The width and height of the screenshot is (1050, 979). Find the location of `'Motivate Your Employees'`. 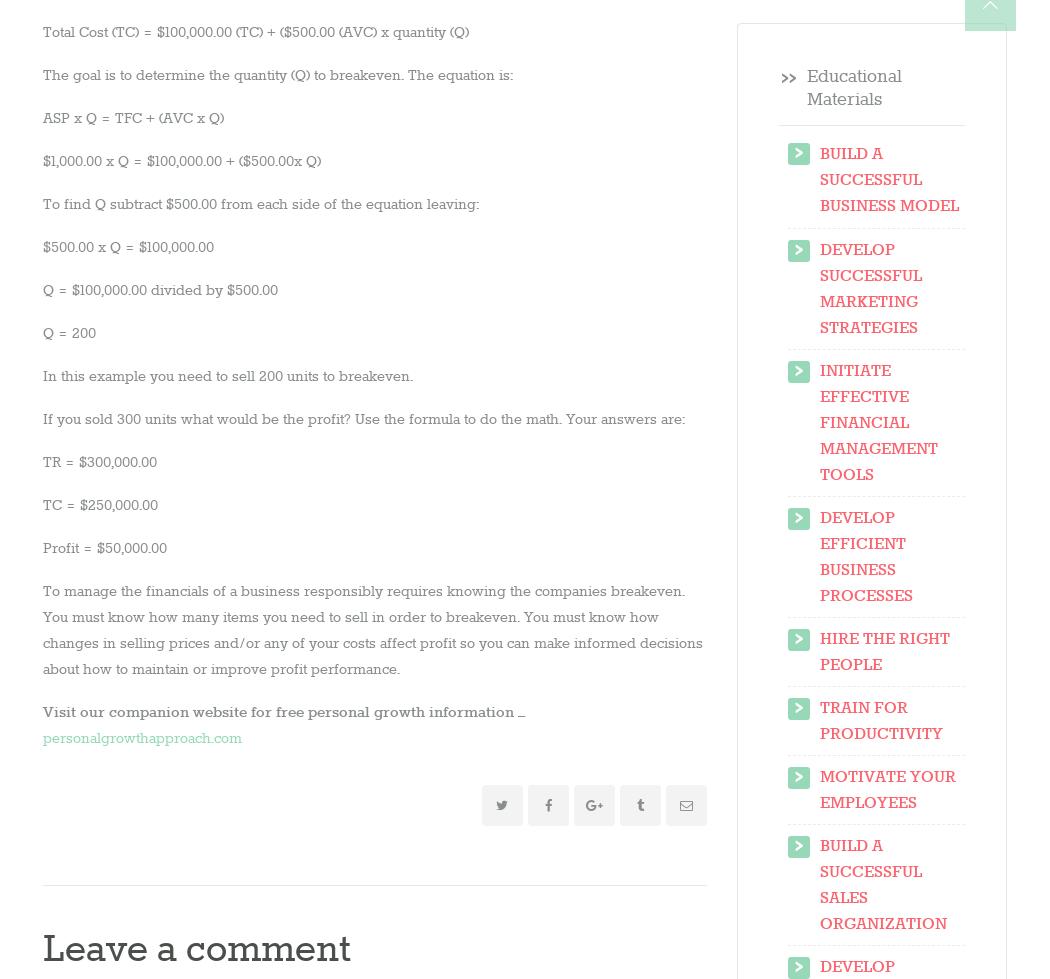

'Motivate Your Employees' is located at coordinates (886, 789).